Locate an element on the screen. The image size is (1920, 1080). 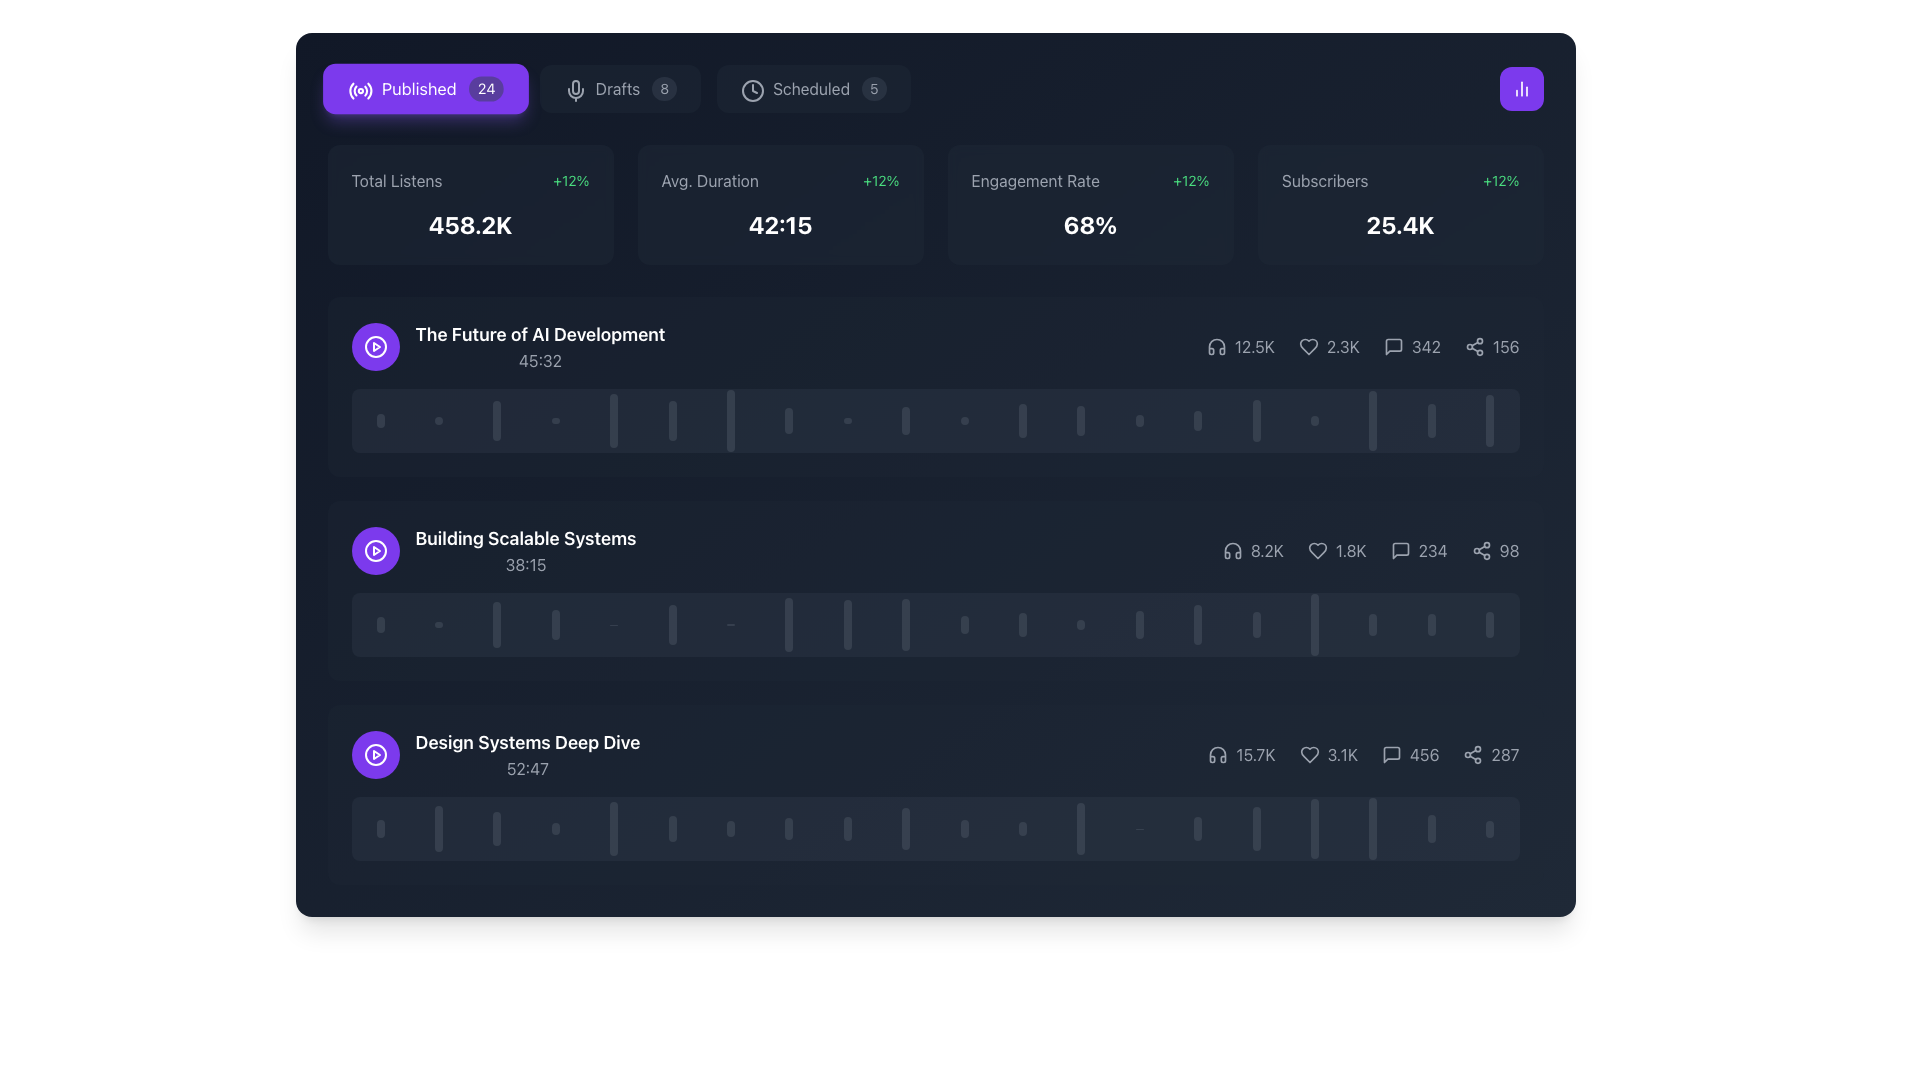
the heart icon, which is positioned between a numeric label on the left and another label on the right in a horizontal icon set is located at coordinates (1308, 346).